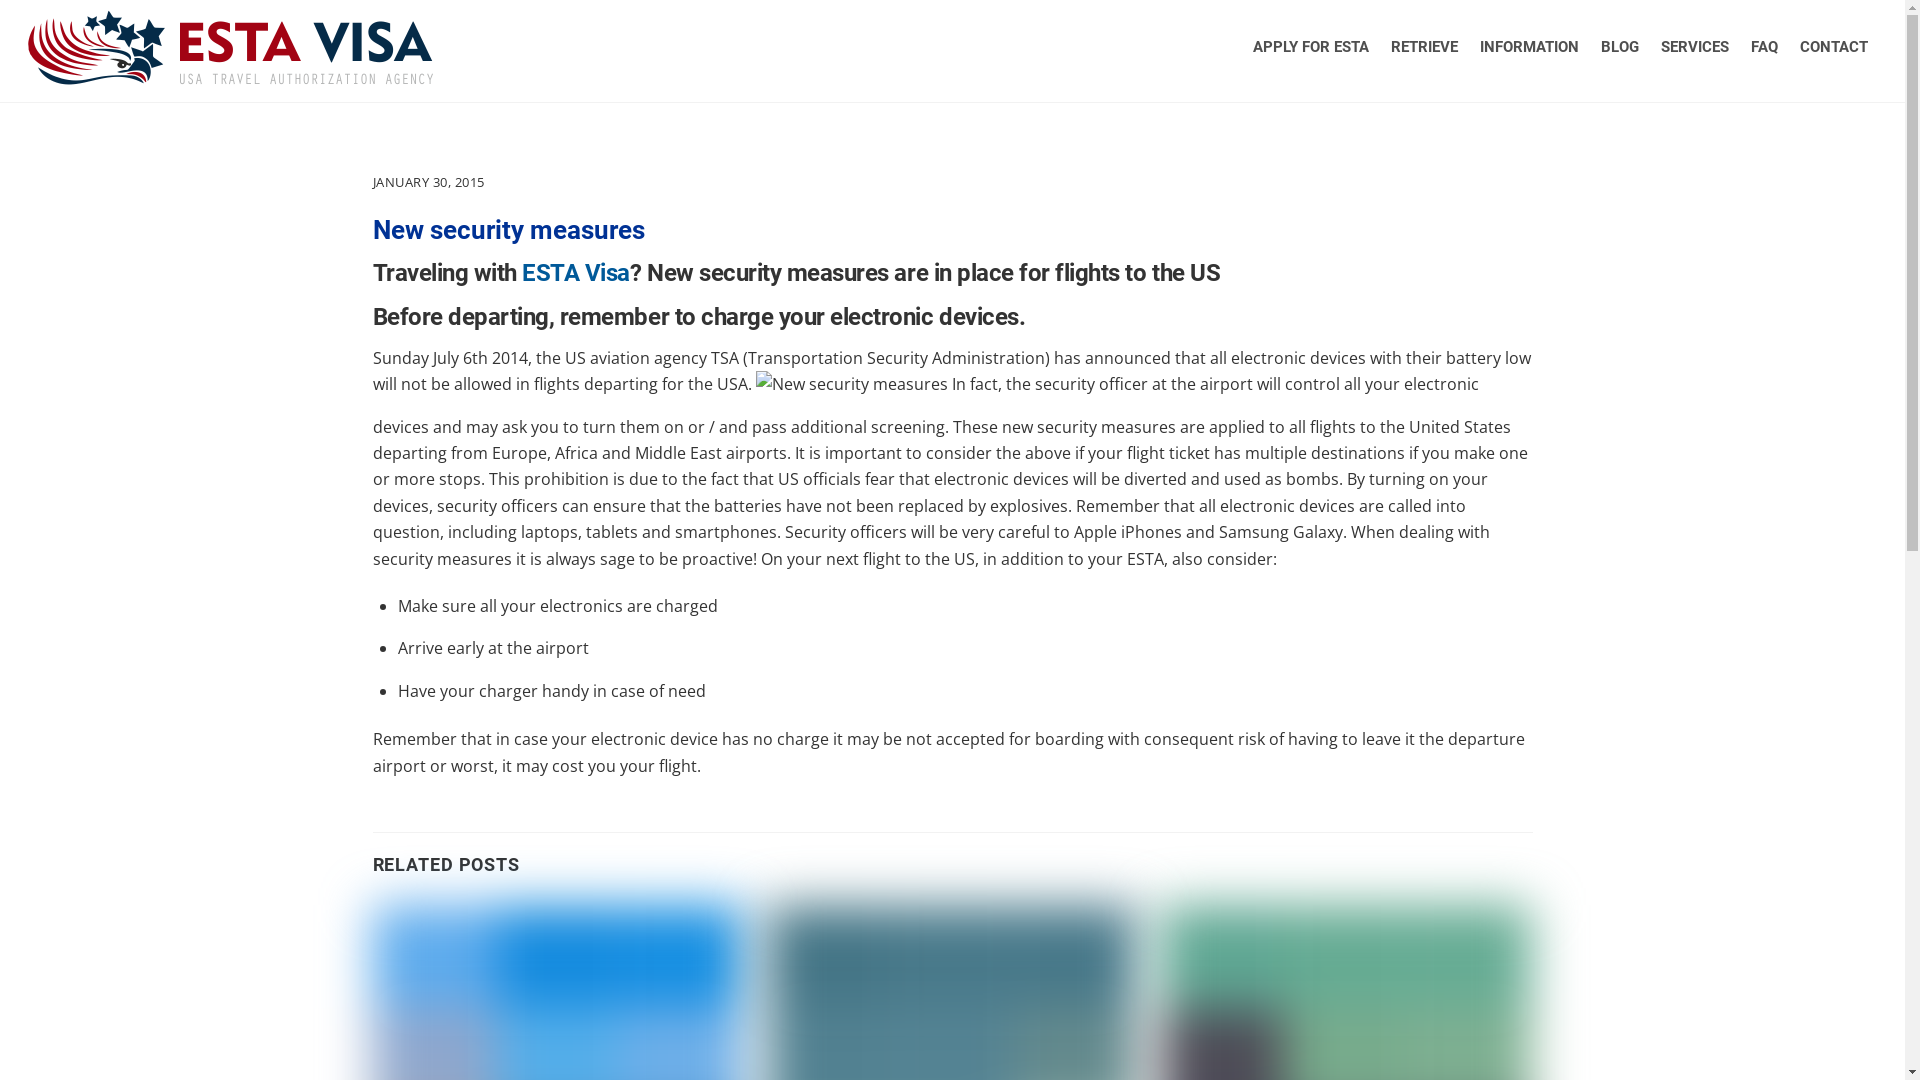  What do you see at coordinates (230, 46) in the screenshot?
I see `'visa-esta-logo'` at bounding box center [230, 46].